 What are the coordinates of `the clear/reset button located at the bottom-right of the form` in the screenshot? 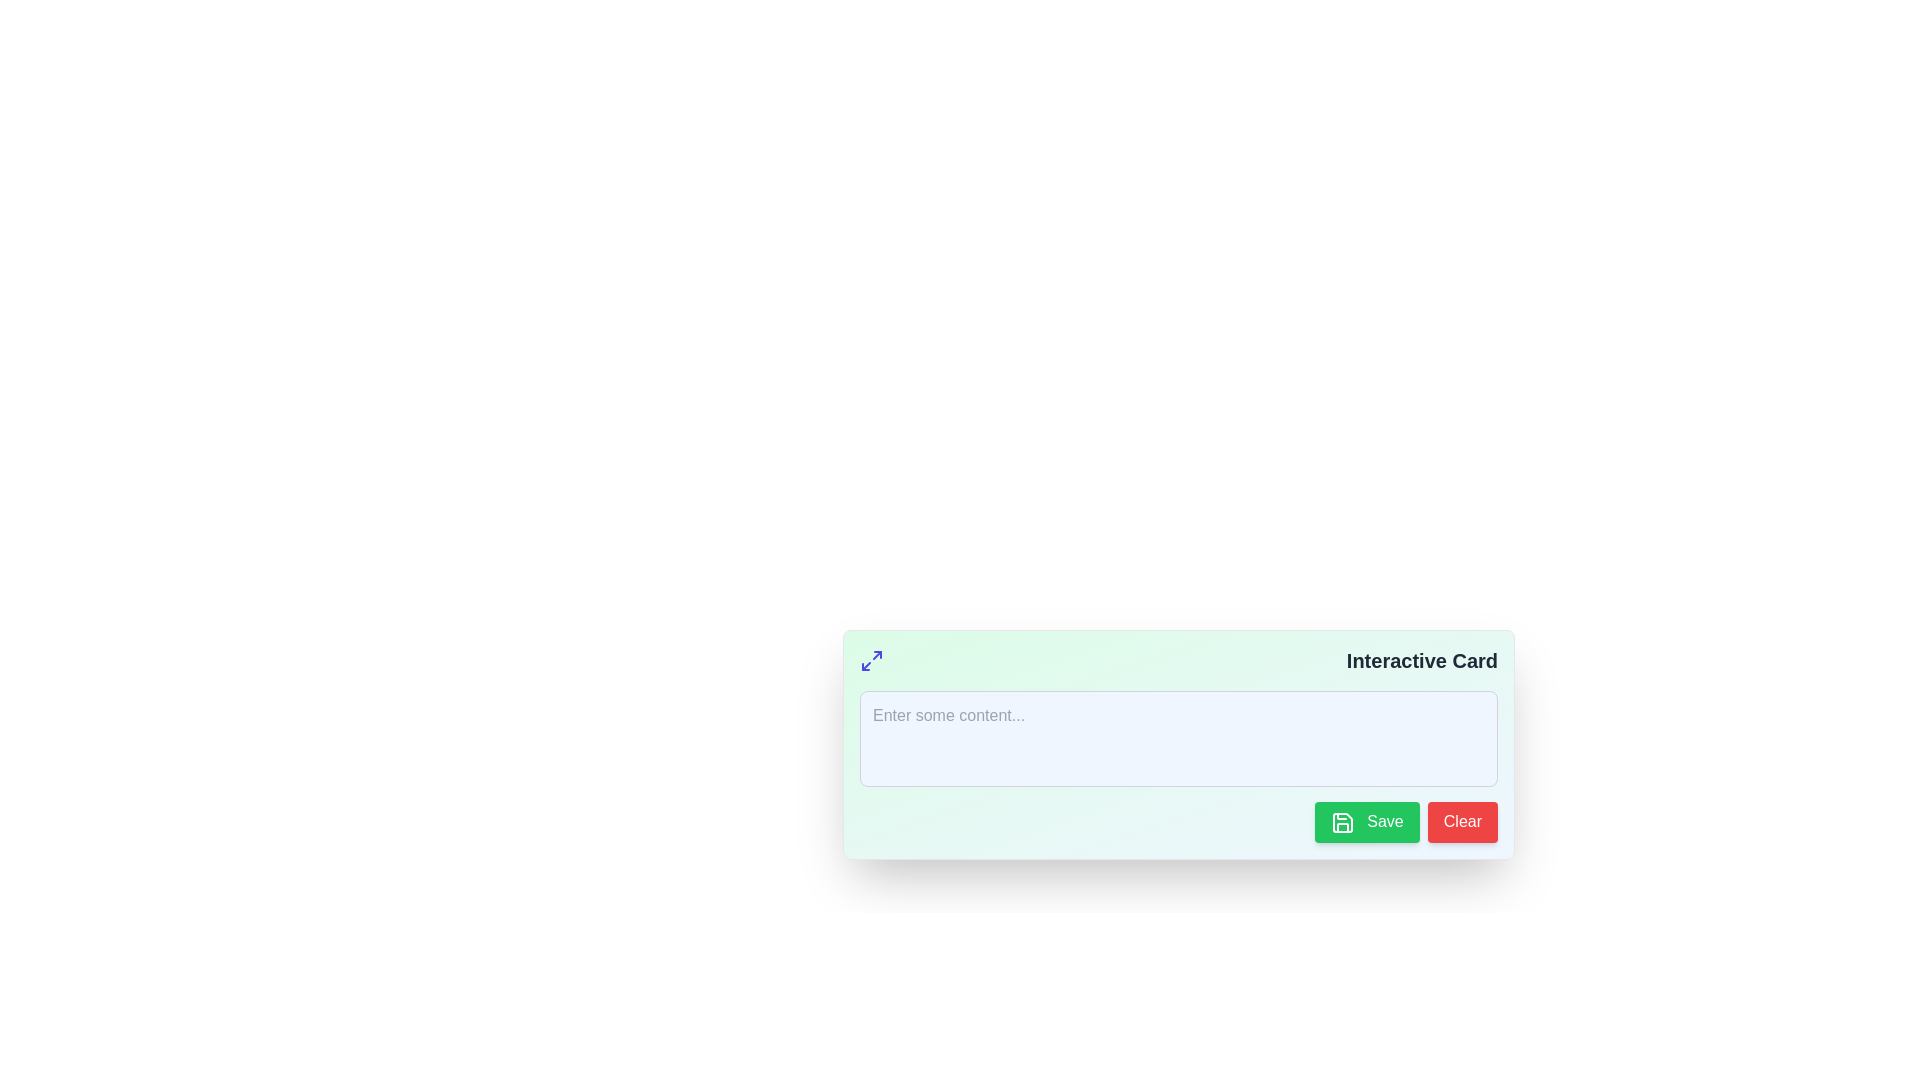 It's located at (1462, 822).